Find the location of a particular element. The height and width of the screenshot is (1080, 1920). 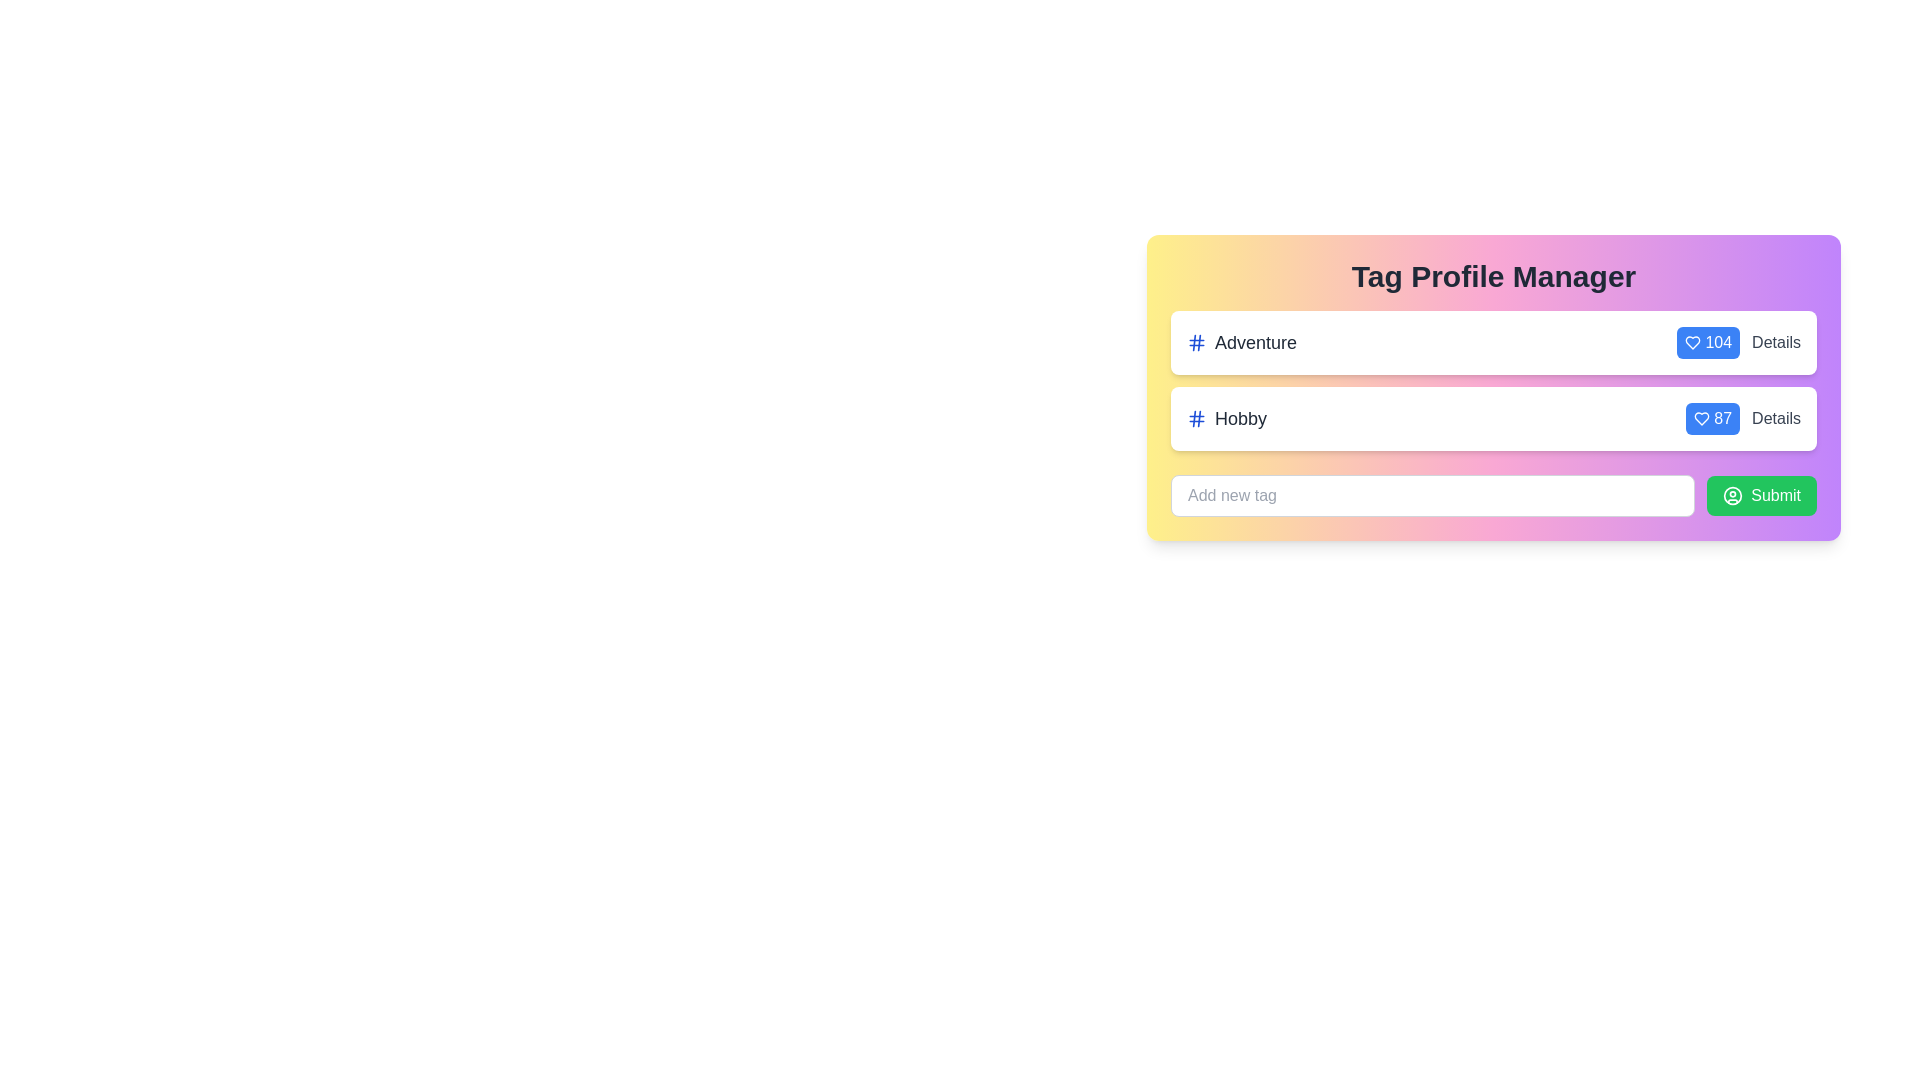

the 'Adventure' tag element located in the 'Tag Profile Manager' section is located at coordinates (1241, 342).